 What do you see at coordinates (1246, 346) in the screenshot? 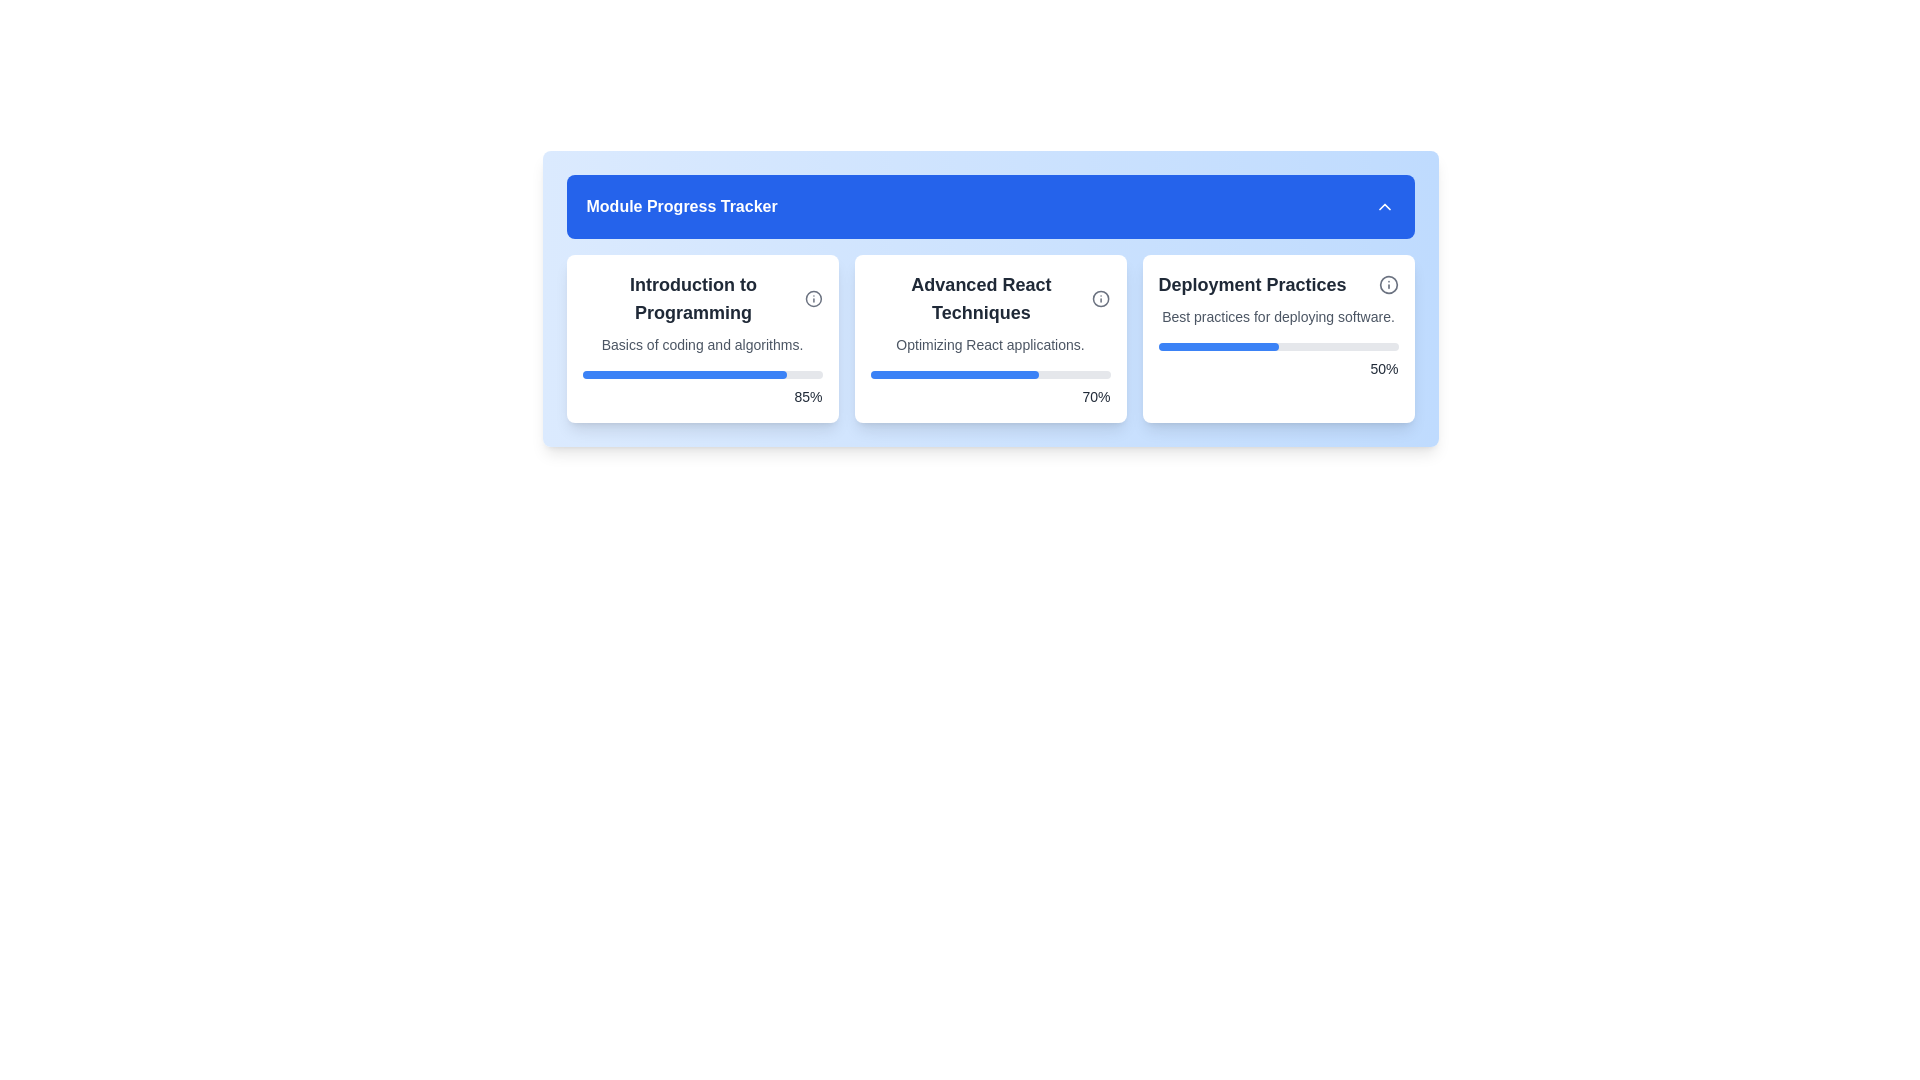
I see `the progress level` at bounding box center [1246, 346].